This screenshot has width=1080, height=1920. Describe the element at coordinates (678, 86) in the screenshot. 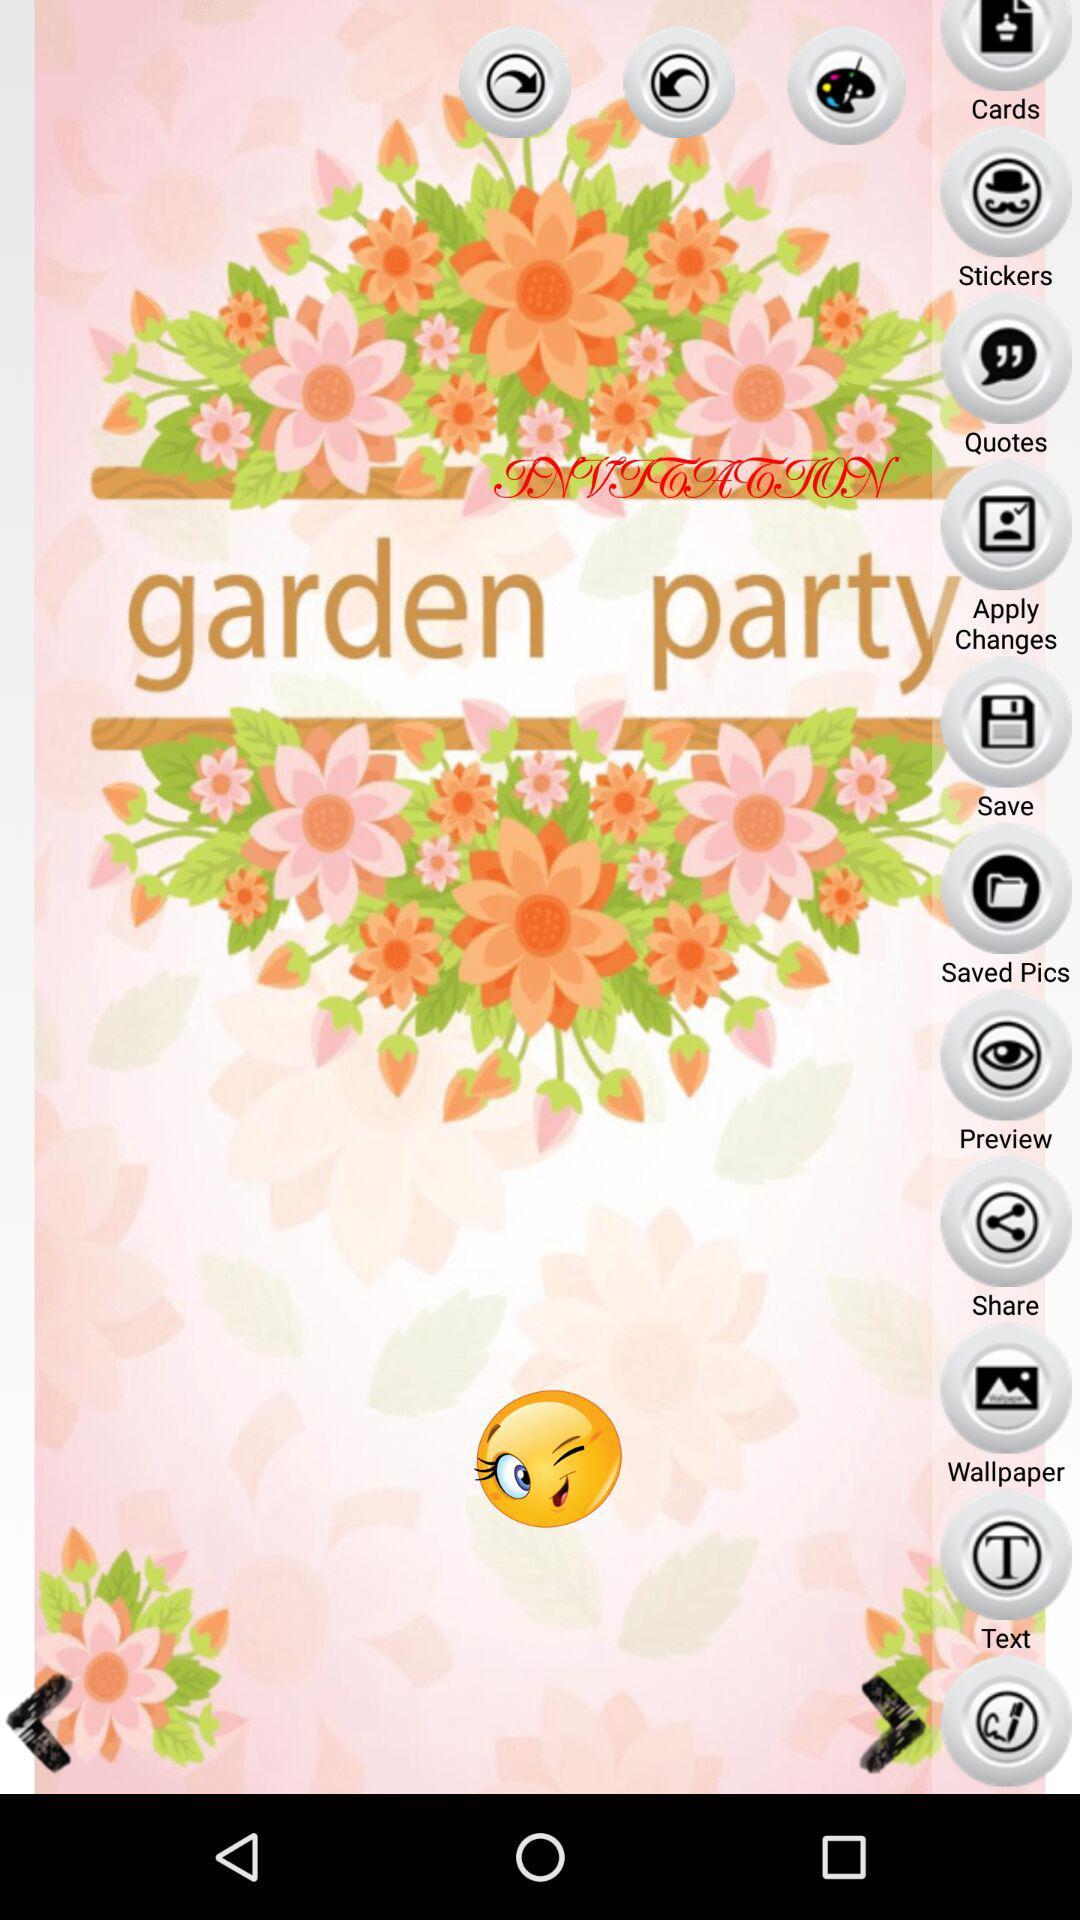

I see `the undo icon` at that location.